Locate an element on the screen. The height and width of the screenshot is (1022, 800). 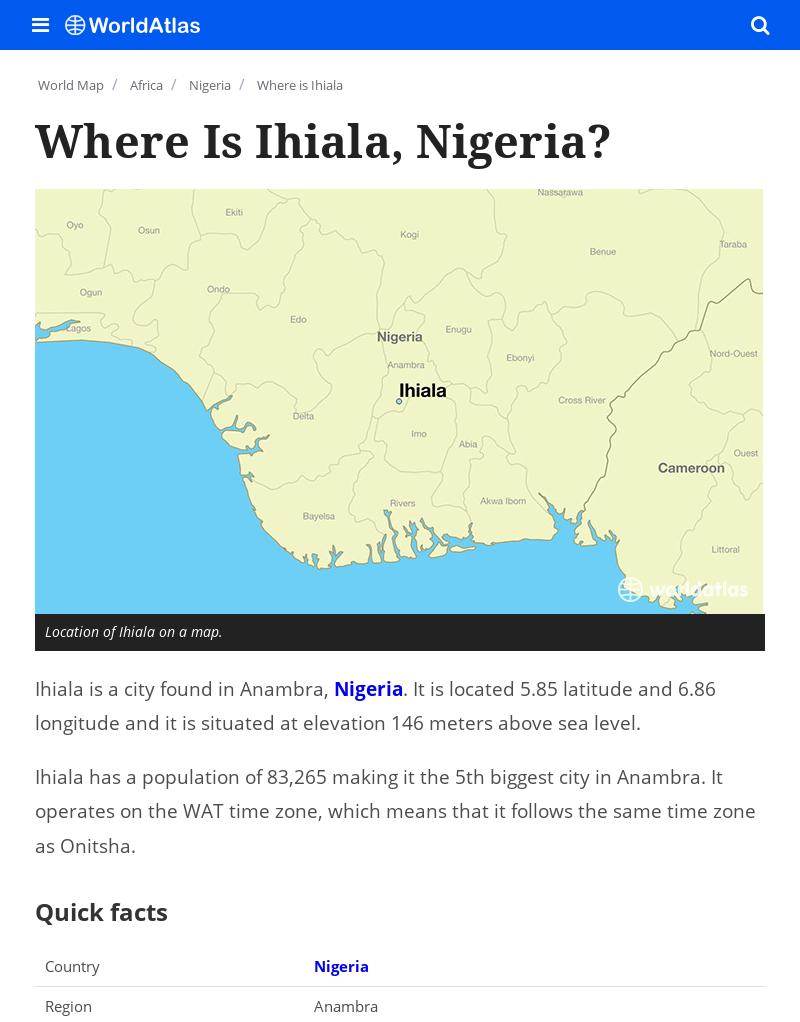
'Where is Ihiala, Nigeria?' is located at coordinates (322, 139).